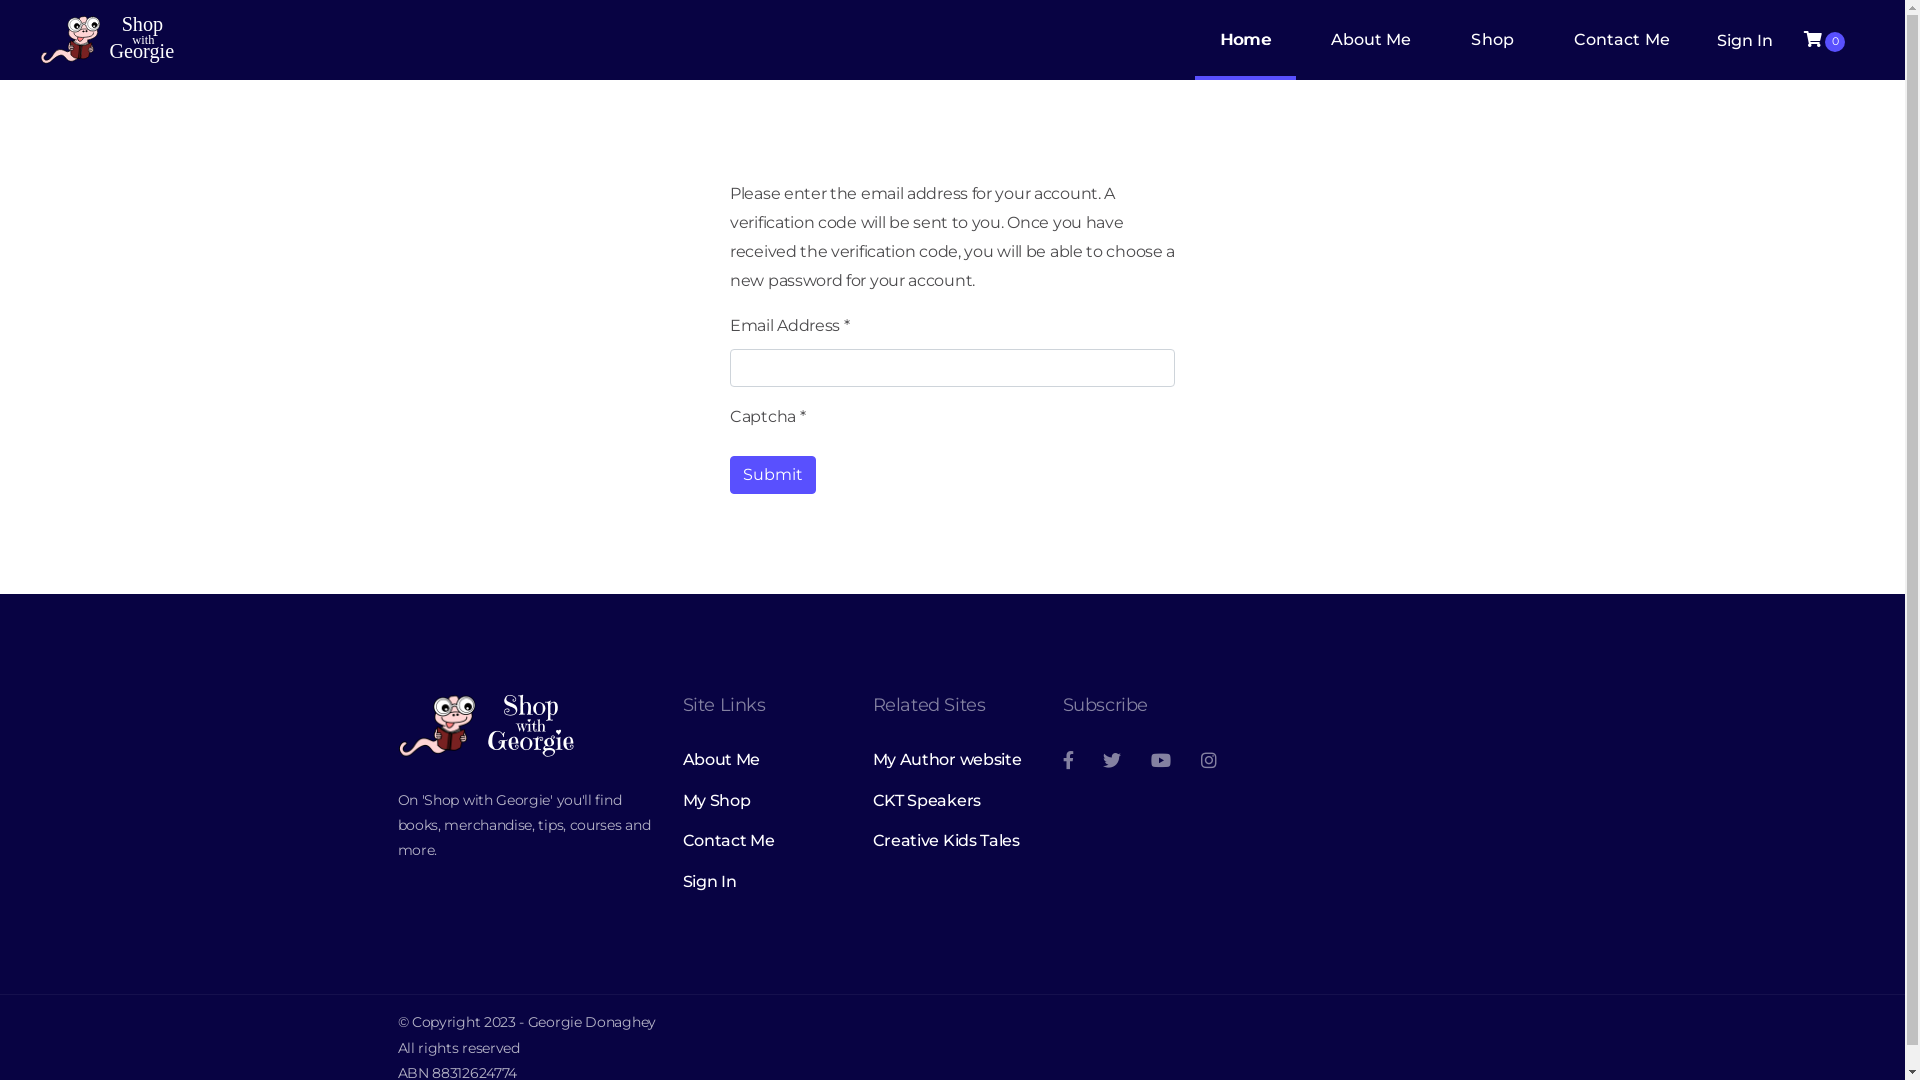  Describe the element at coordinates (950, 800) in the screenshot. I see `'CKT Speakers'` at that location.